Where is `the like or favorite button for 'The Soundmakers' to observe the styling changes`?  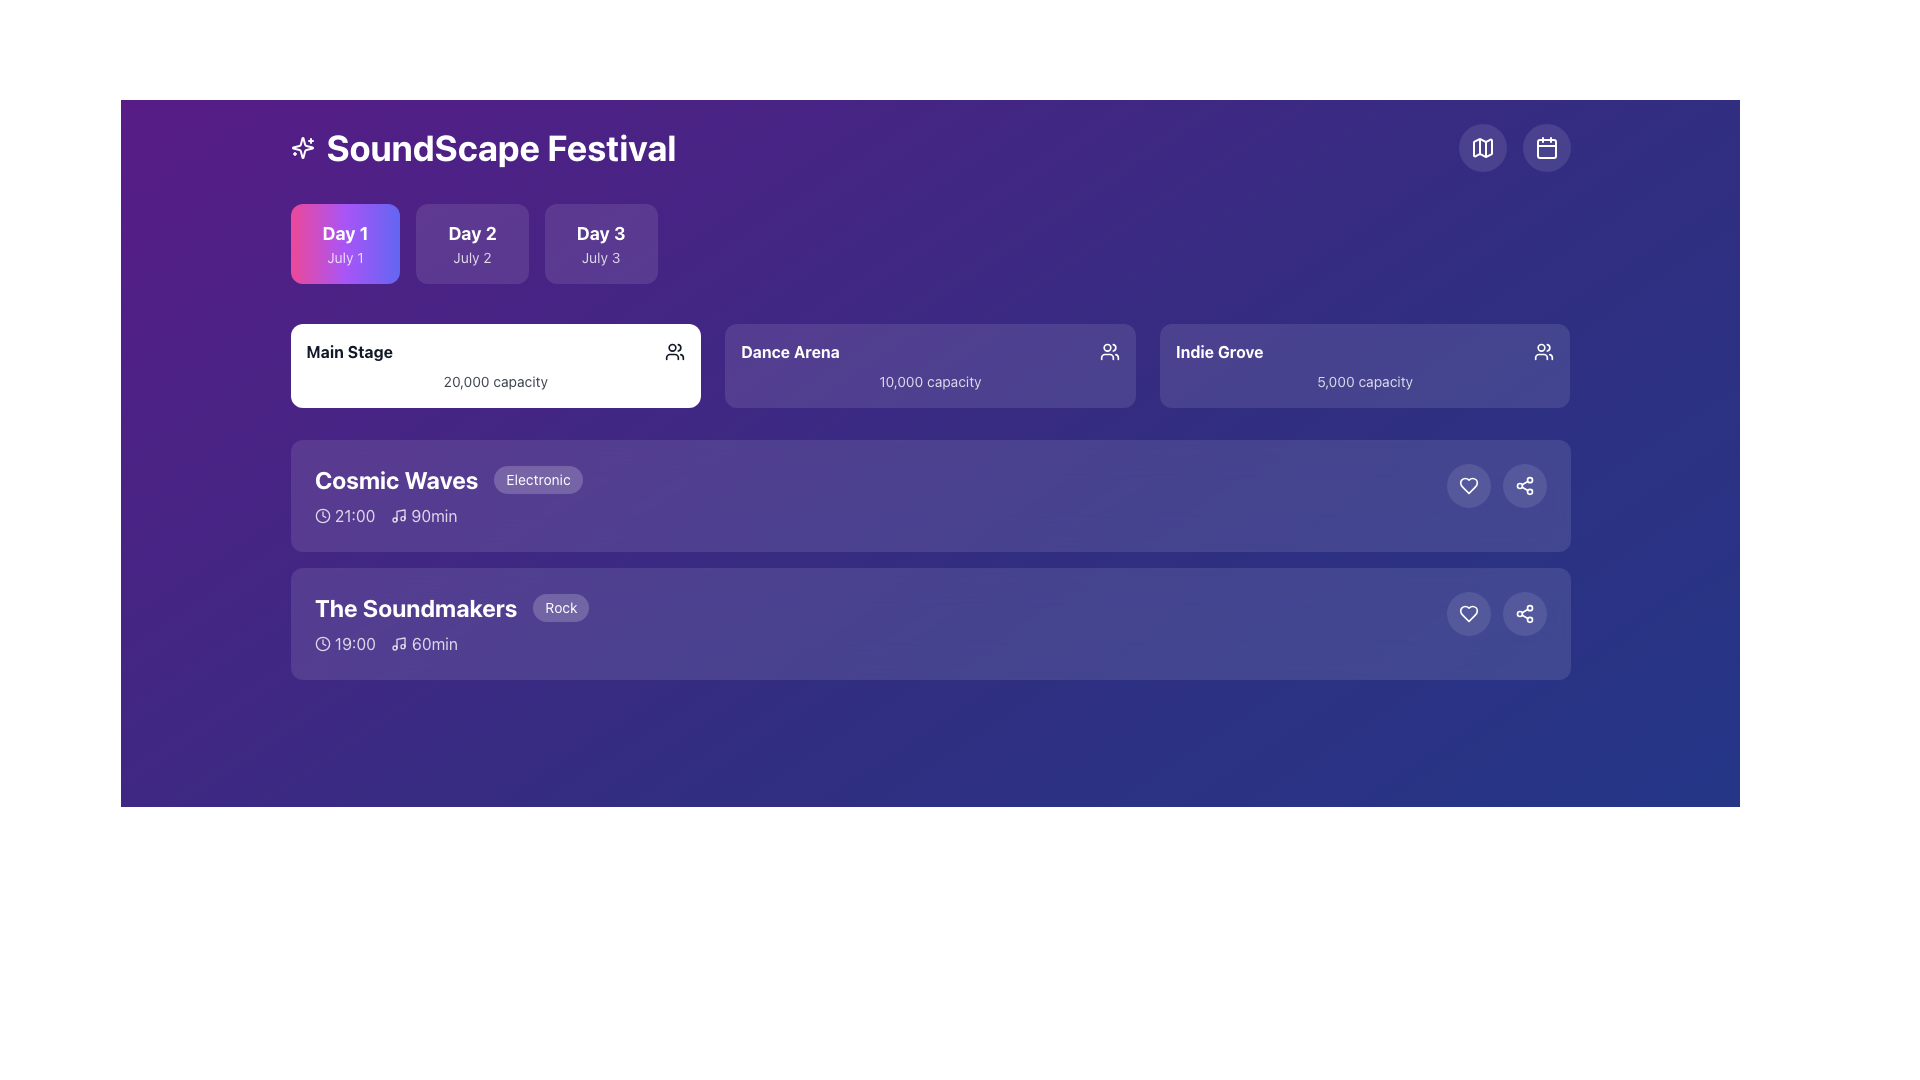
the like or favorite button for 'The Soundmakers' to observe the styling changes is located at coordinates (1468, 612).